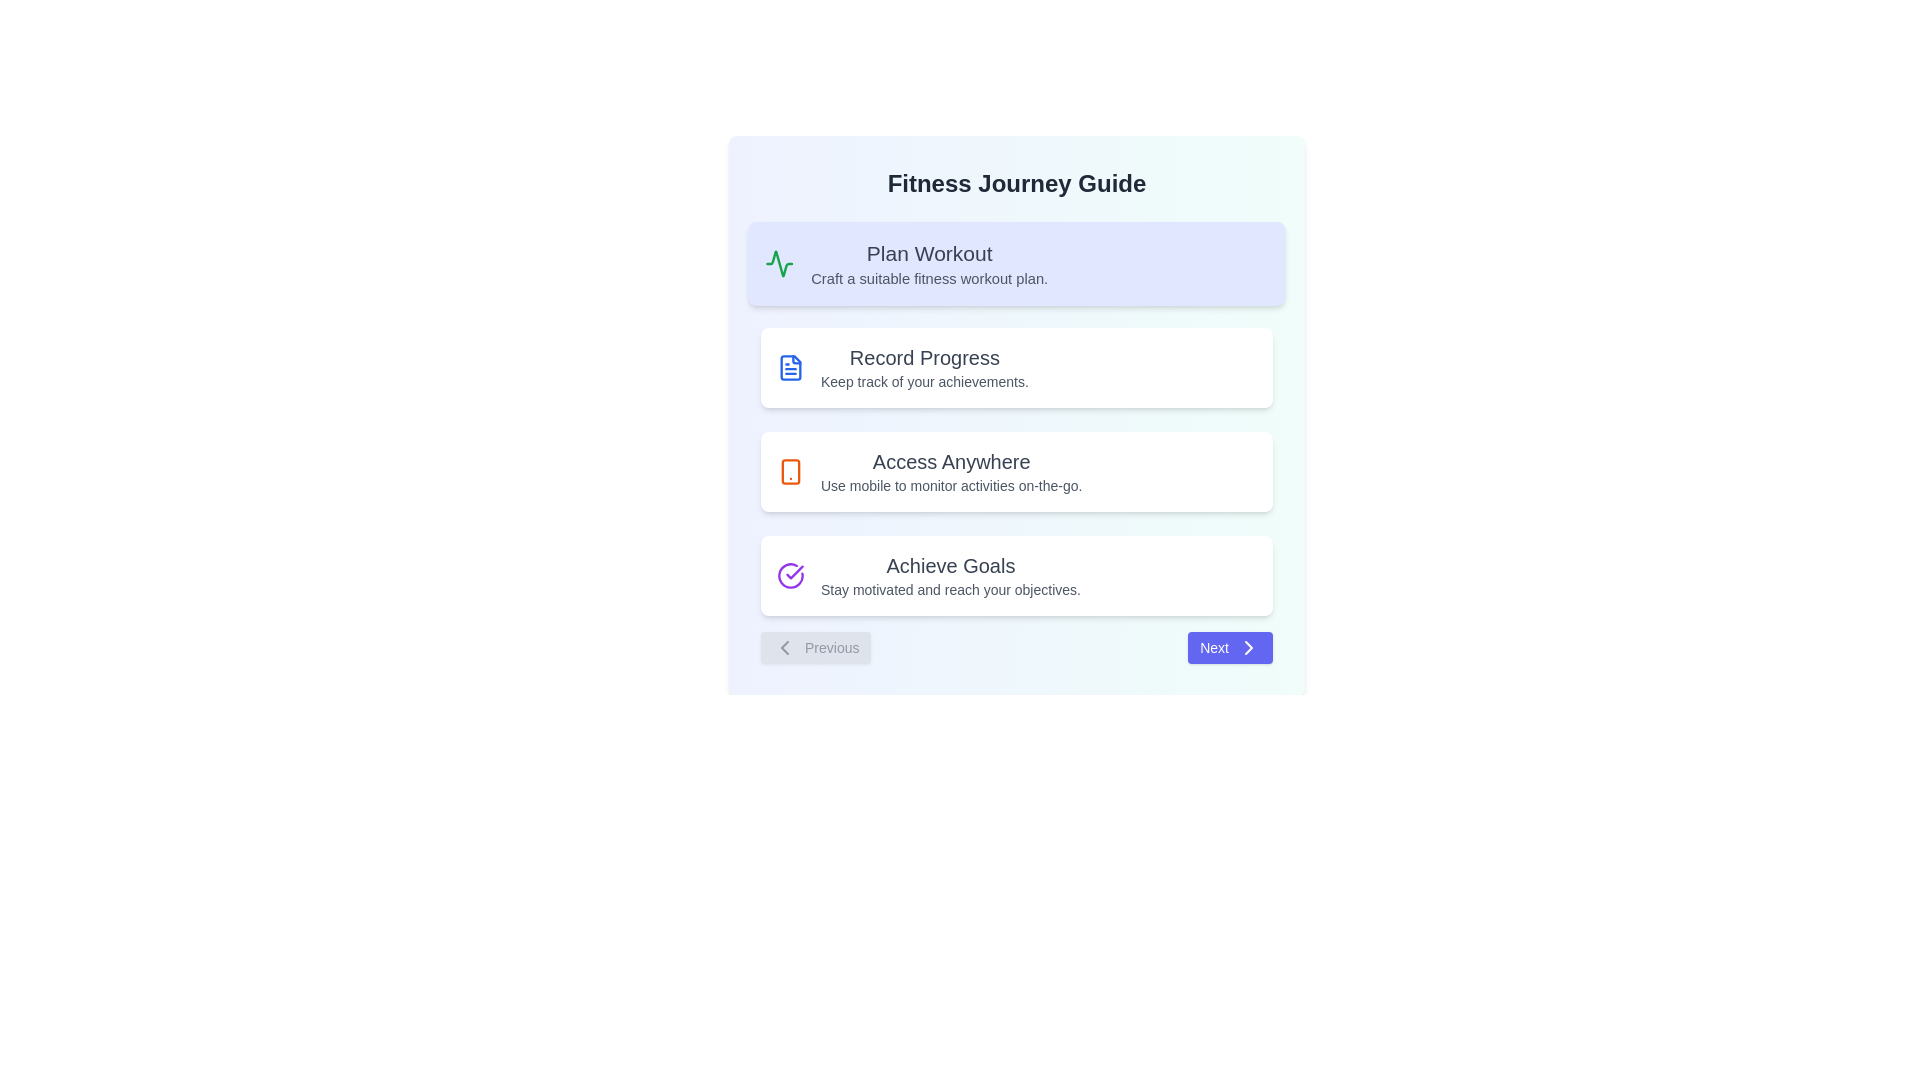 This screenshot has width=1920, height=1080. What do you see at coordinates (949, 575) in the screenshot?
I see `the textual content element that conveys information about achieving goals and staying motivated, located in the bottom-most card of the vertical stack` at bounding box center [949, 575].